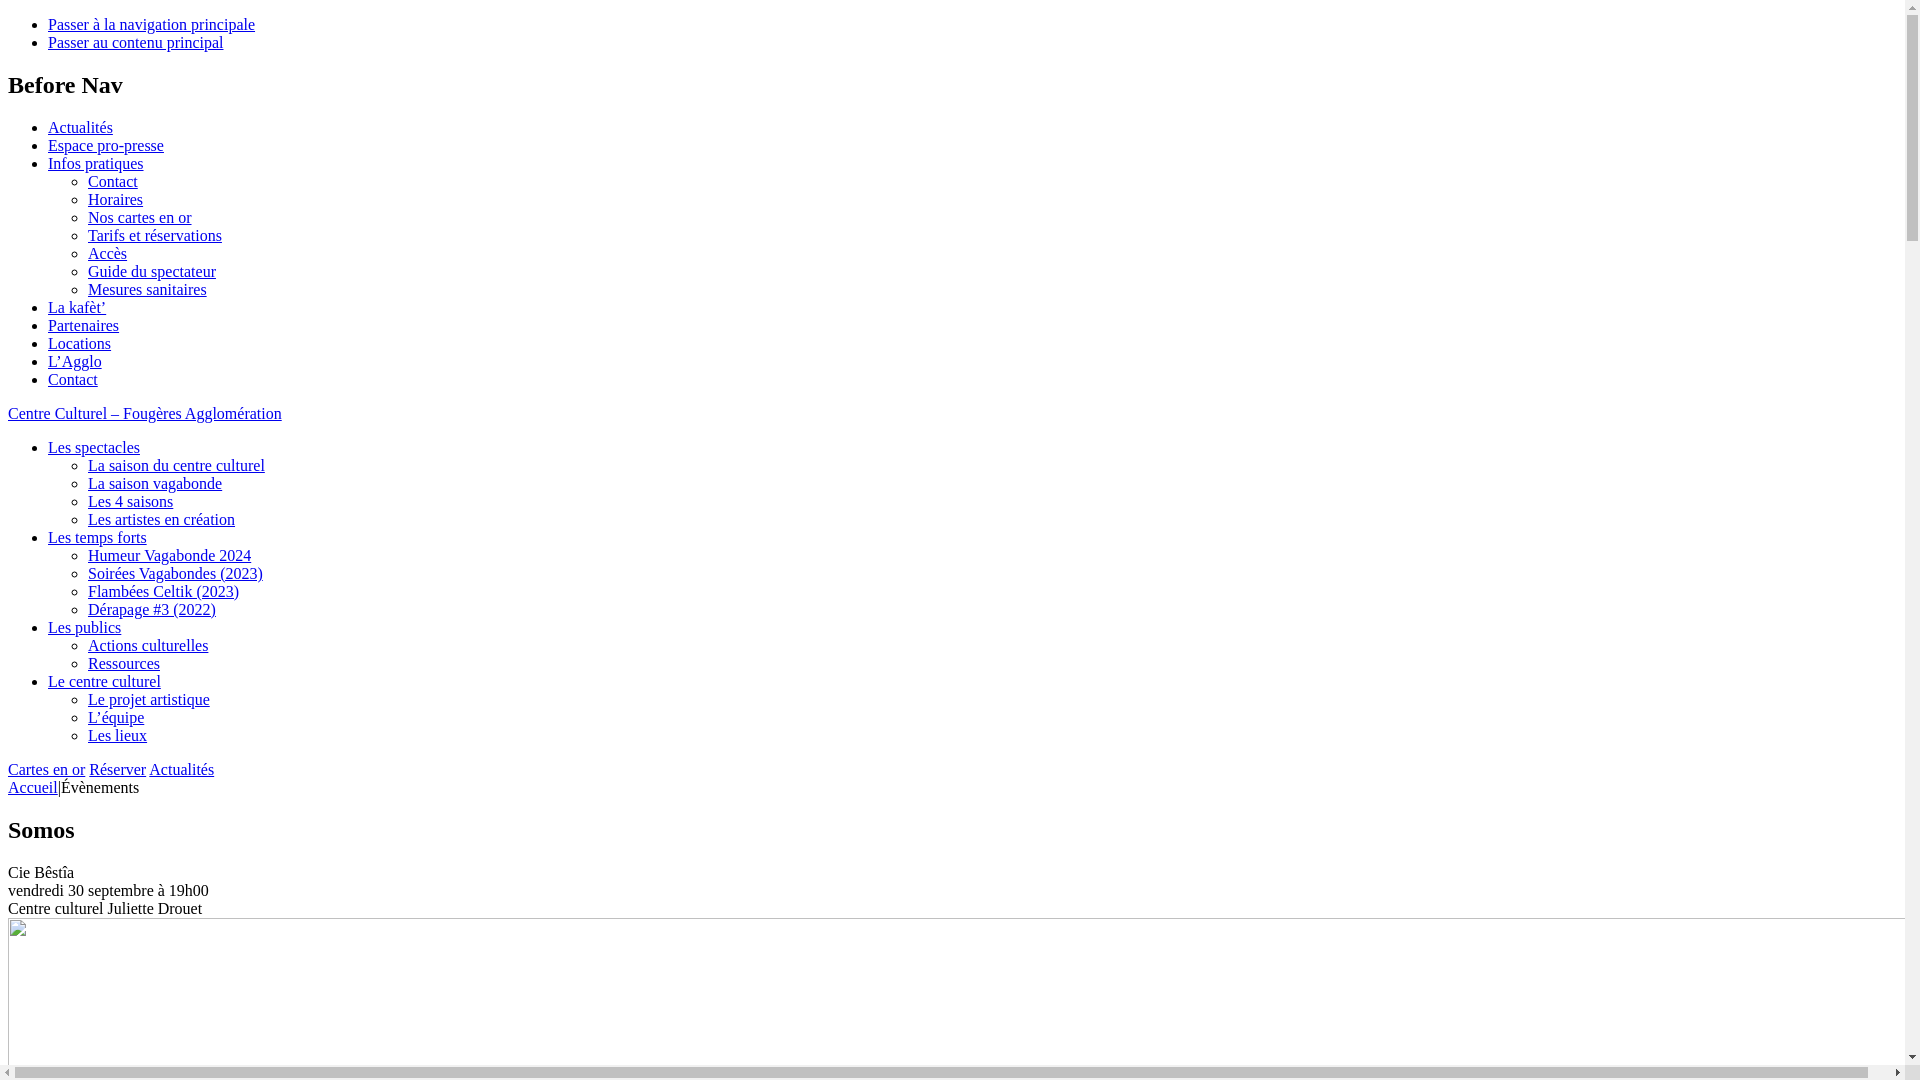  Describe the element at coordinates (86, 483) in the screenshot. I see `'La saison vagabonde'` at that location.